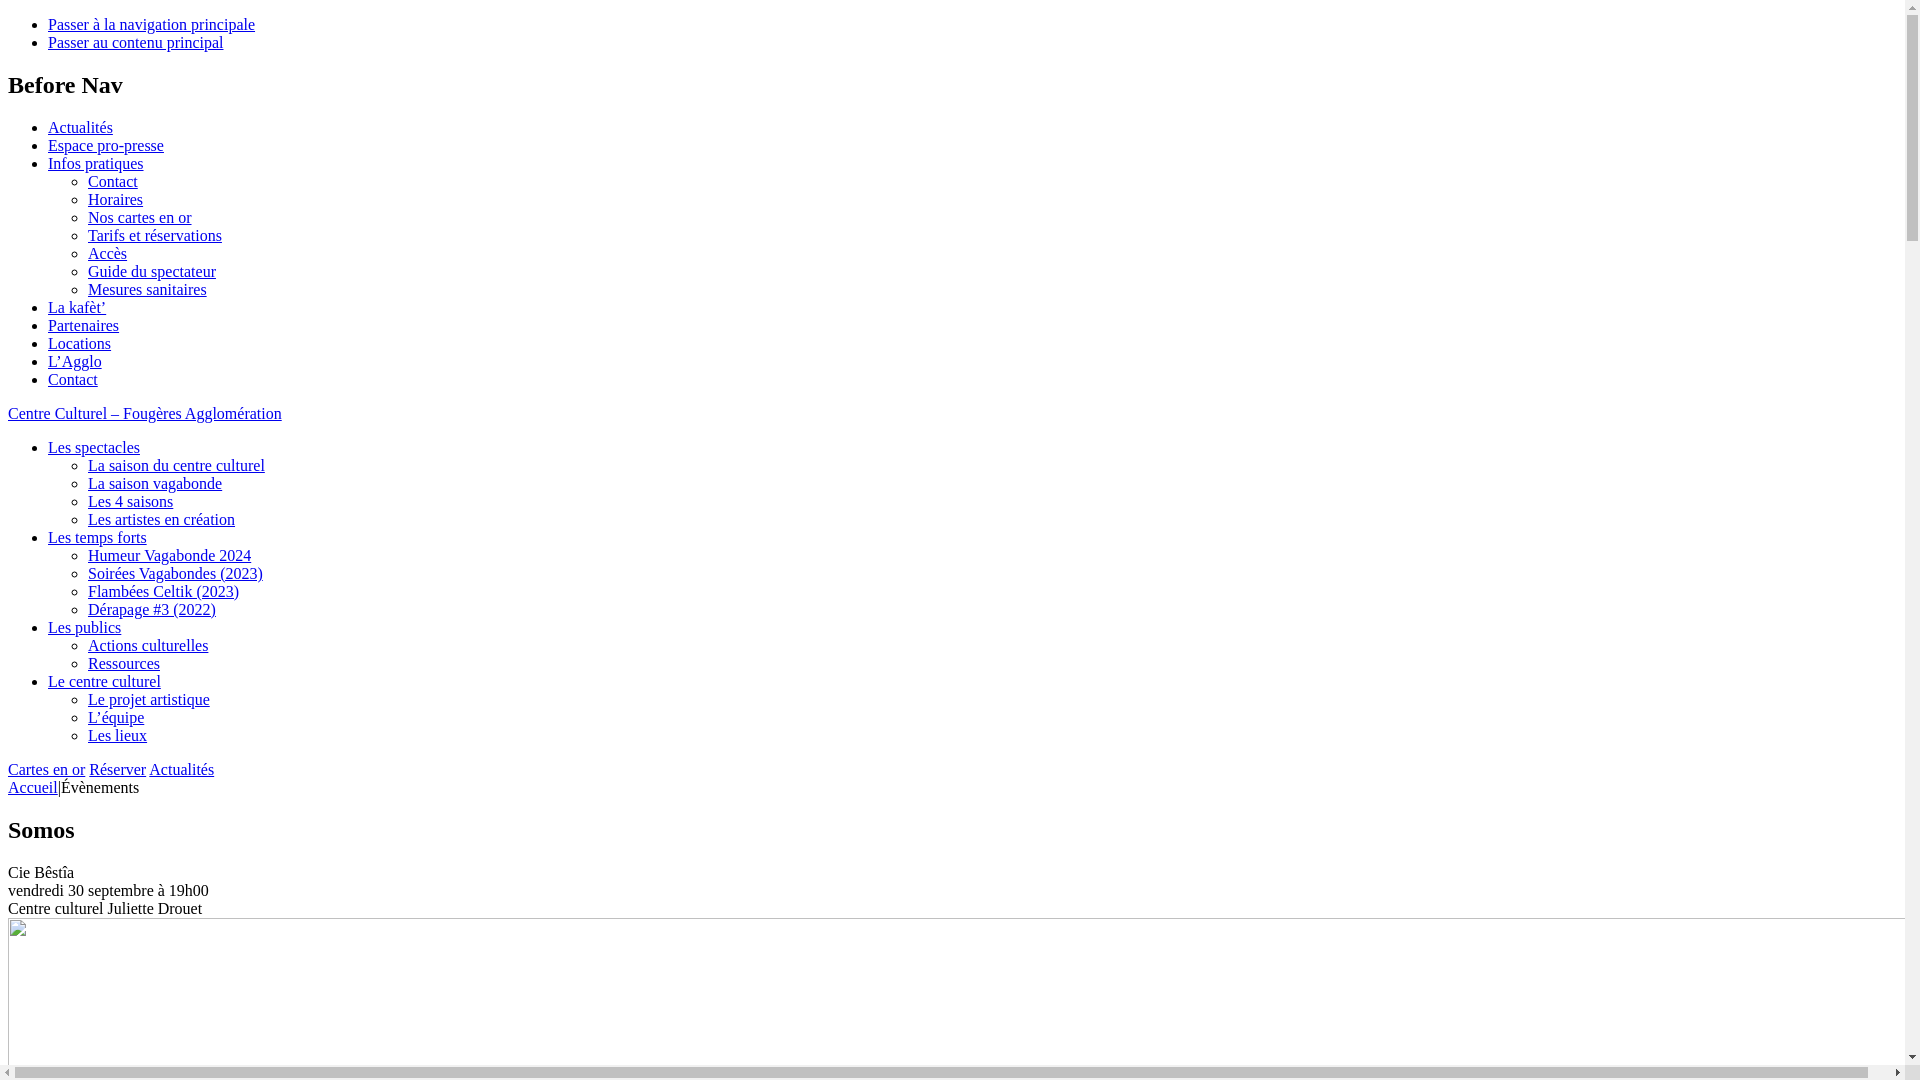  Describe the element at coordinates (86, 483) in the screenshot. I see `'La saison vagabonde'` at that location.